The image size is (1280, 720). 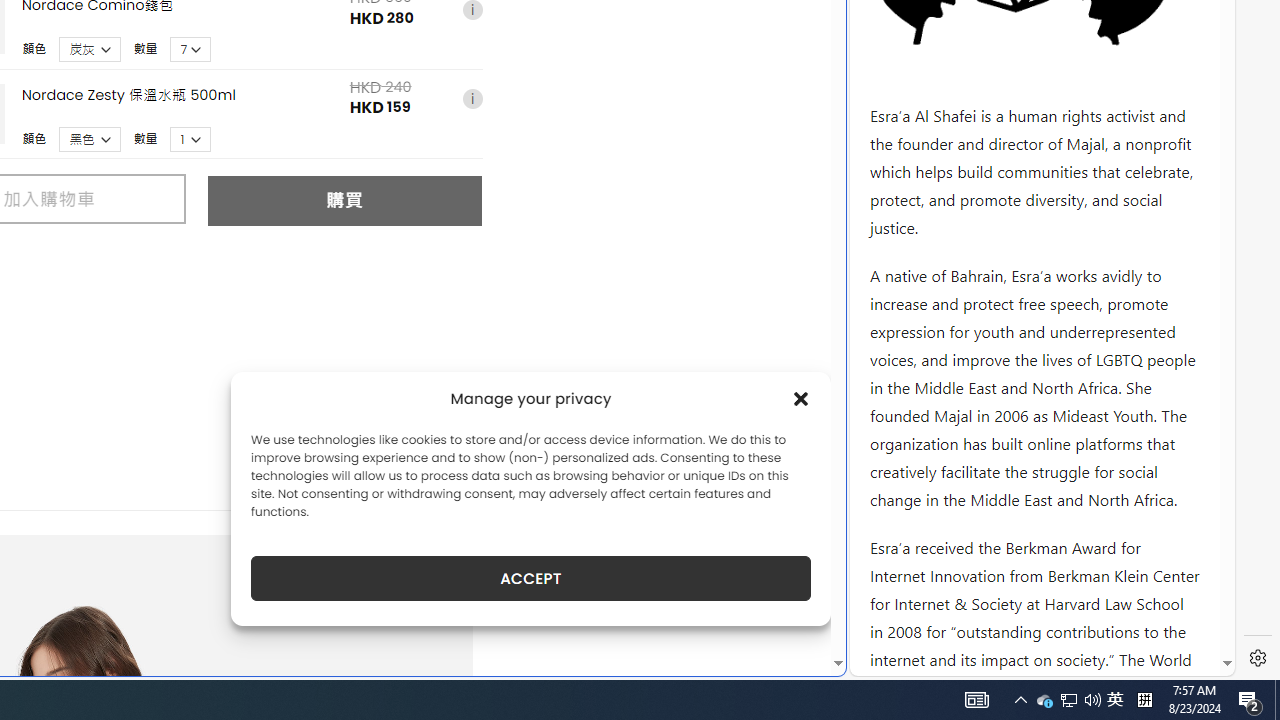 What do you see at coordinates (191, 138) in the screenshot?
I see `'Class: upsell-v2-product-upsell-variable-product-qty-select'` at bounding box center [191, 138].